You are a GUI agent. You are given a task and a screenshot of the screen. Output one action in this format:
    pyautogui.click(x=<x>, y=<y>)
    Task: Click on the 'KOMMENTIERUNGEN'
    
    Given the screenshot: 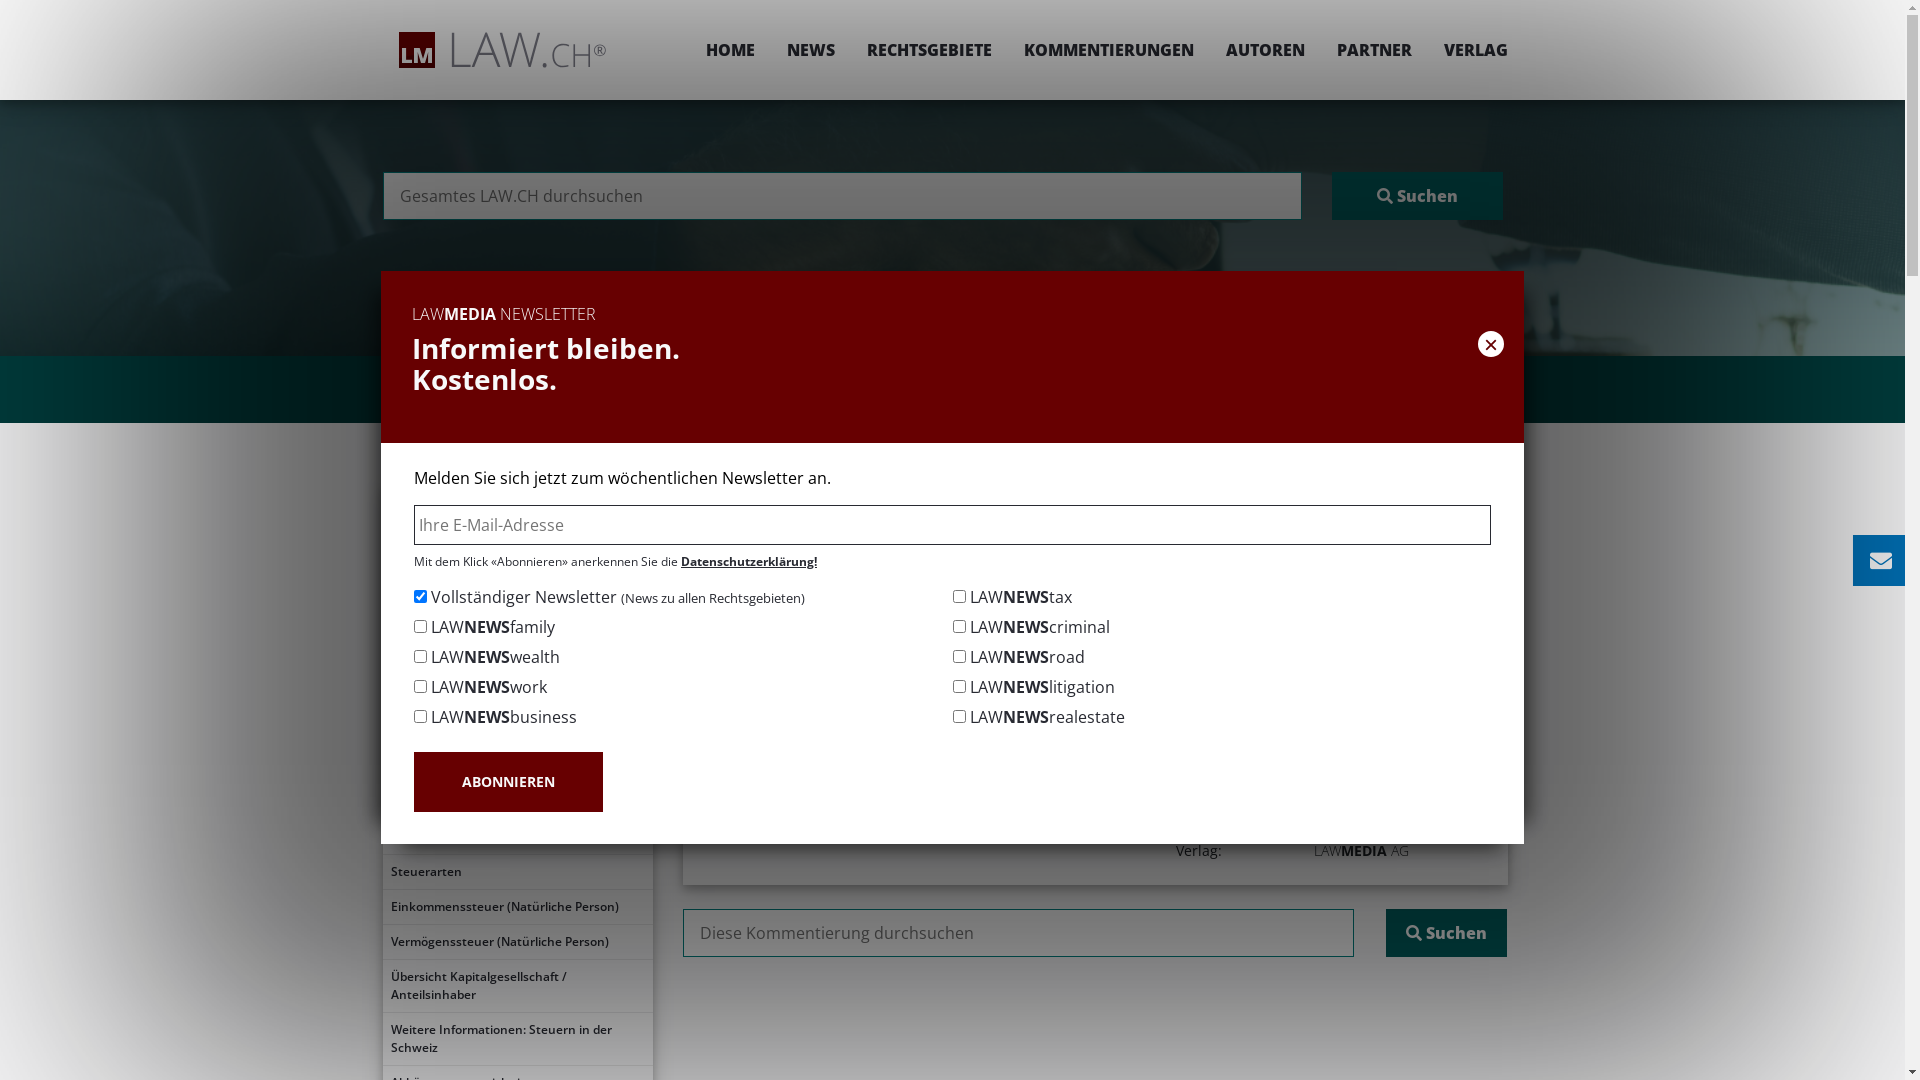 What is the action you would take?
    pyautogui.click(x=1107, y=49)
    